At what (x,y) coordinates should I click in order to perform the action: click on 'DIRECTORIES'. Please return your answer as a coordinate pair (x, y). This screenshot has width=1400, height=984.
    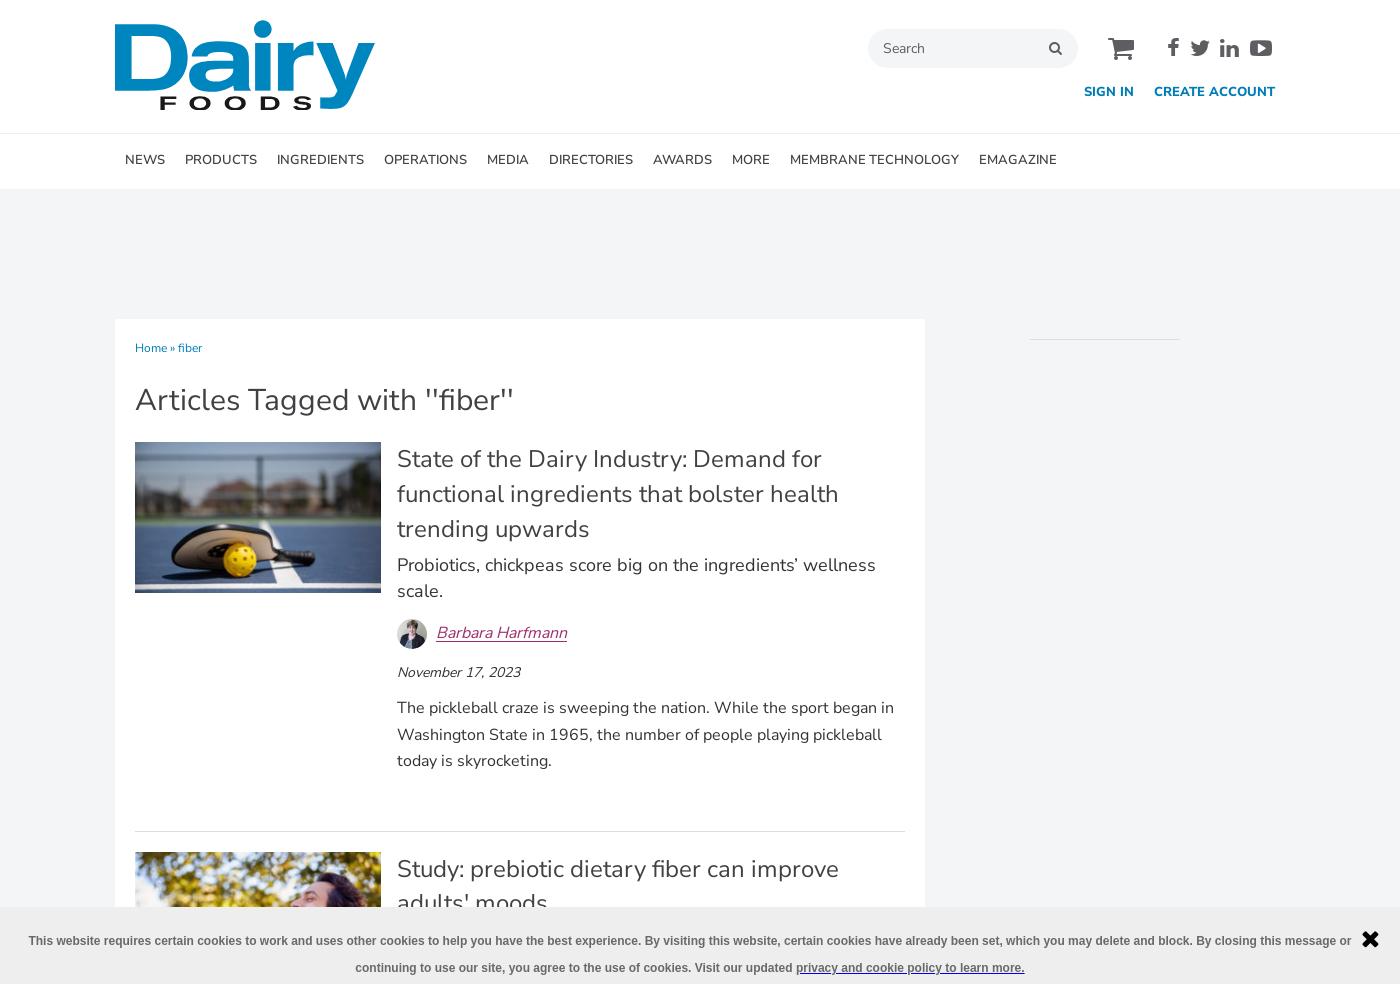
    Looking at the image, I should click on (590, 159).